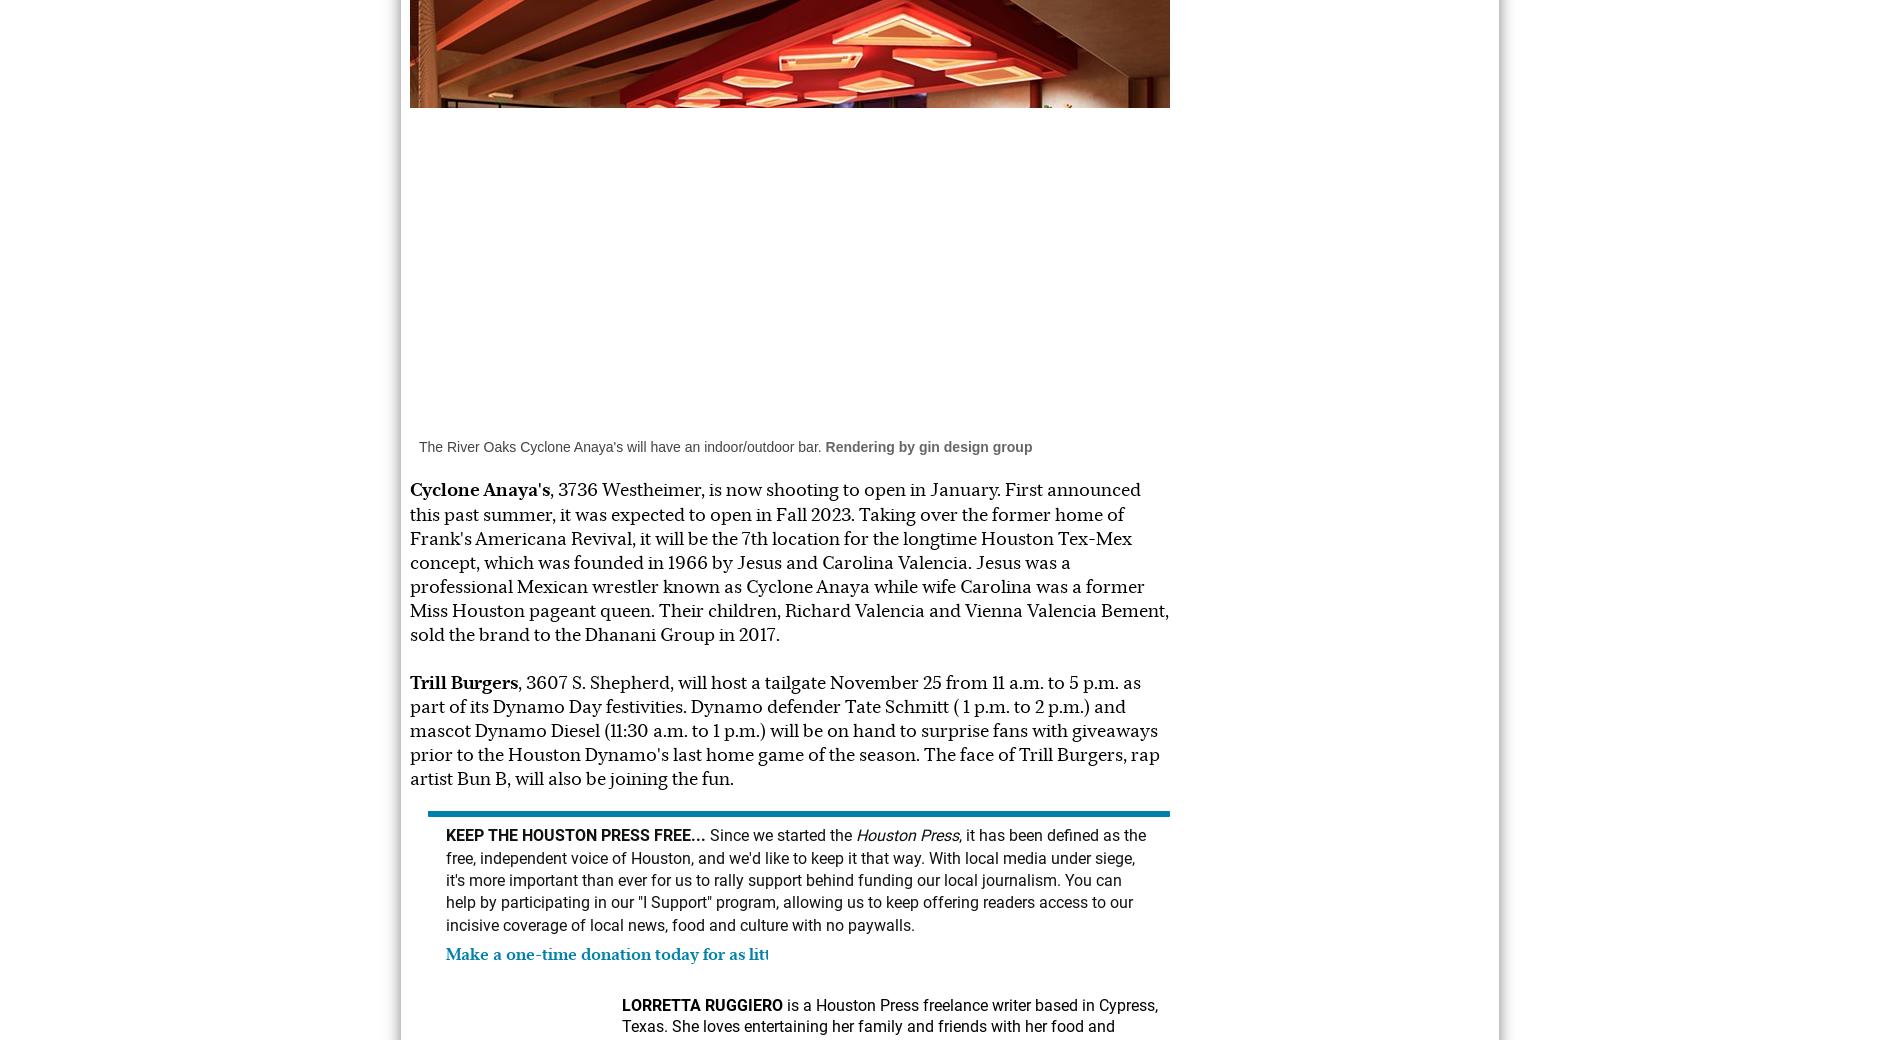 This screenshot has height=1040, width=1900. What do you see at coordinates (462, 682) in the screenshot?
I see `'Trill Burgers'` at bounding box center [462, 682].